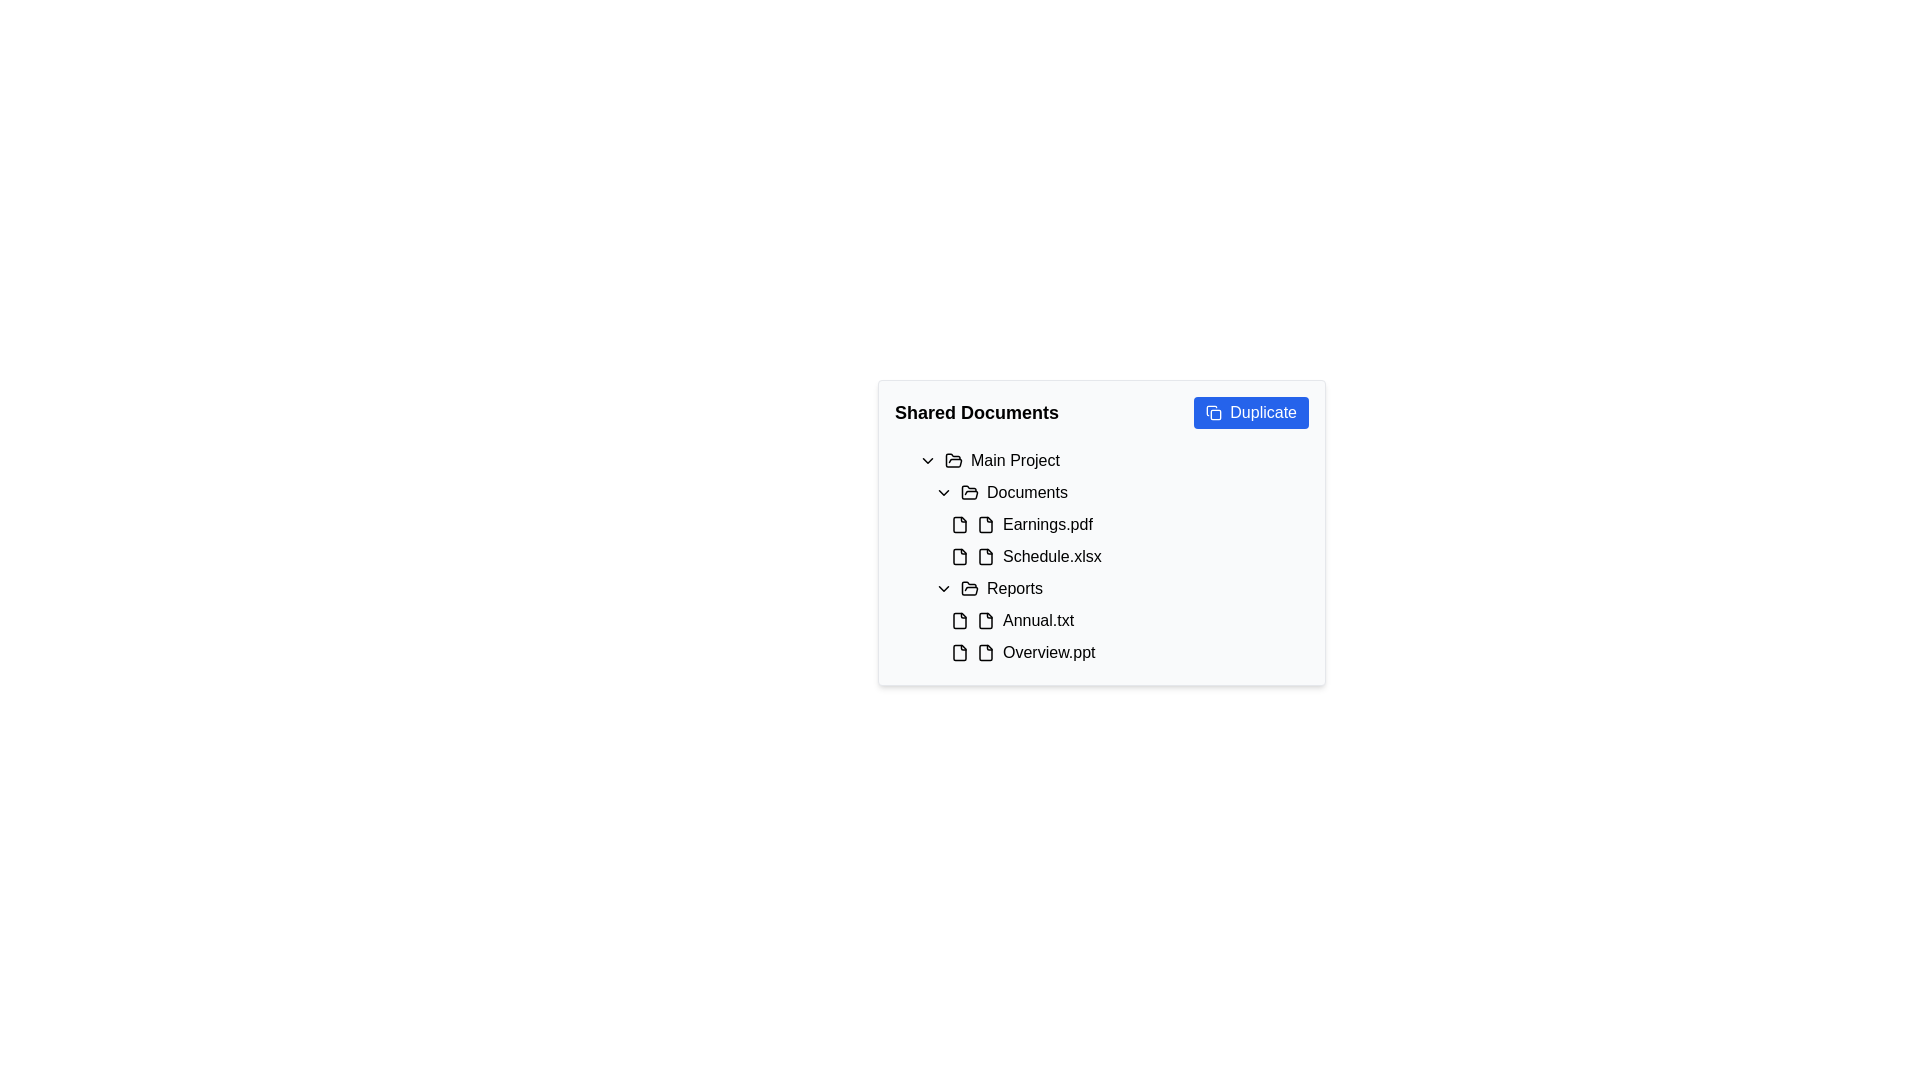  Describe the element at coordinates (953, 461) in the screenshot. I see `the open folder icon that indicates the expanded state of the 'Main Project' category, located in the 'Shared Documents' section` at that location.